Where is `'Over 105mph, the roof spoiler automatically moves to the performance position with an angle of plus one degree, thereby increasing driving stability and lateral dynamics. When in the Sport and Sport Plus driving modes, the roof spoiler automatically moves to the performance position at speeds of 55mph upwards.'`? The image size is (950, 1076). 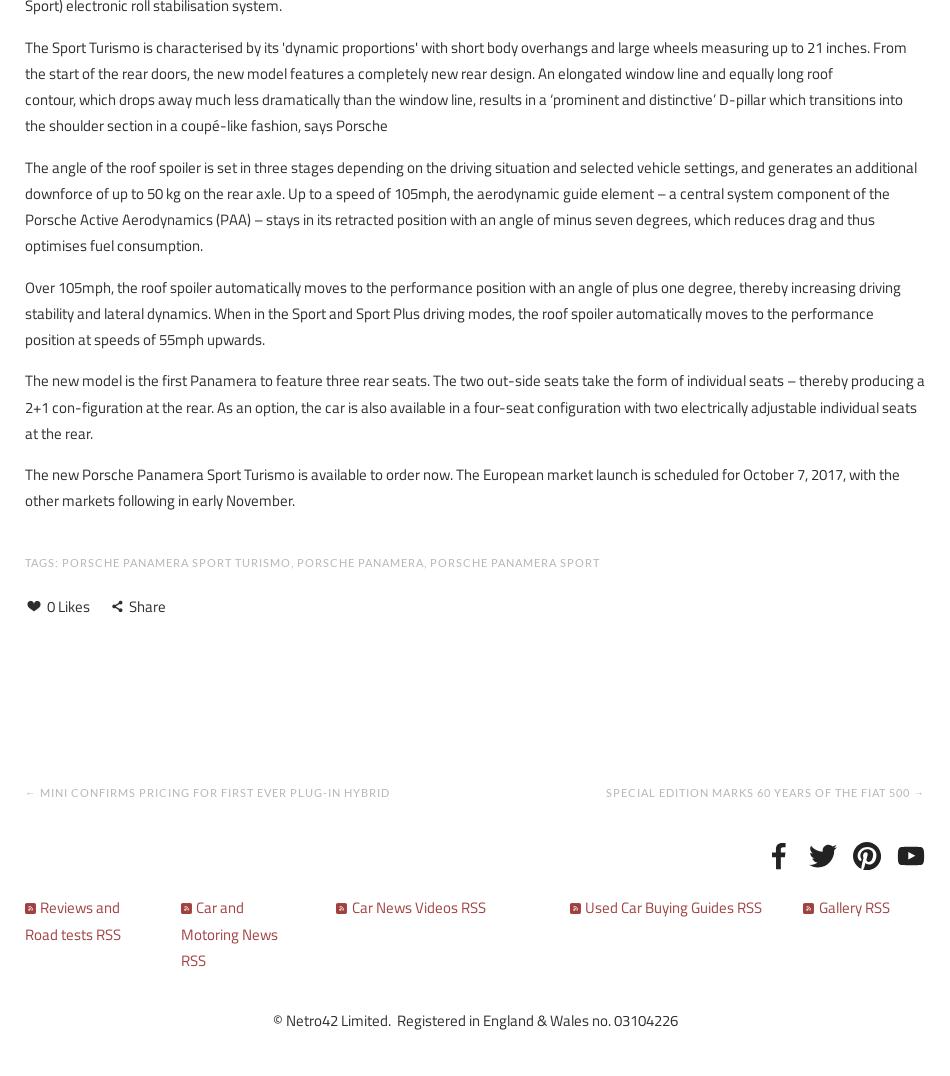 'Over 105mph, the roof spoiler automatically moves to the performance position with an angle of plus one degree, thereby increasing driving stability and lateral dynamics. When in the Sport and Sport Plus driving modes, the roof spoiler automatically moves to the performance position at speeds of 55mph upwards.' is located at coordinates (462, 312).